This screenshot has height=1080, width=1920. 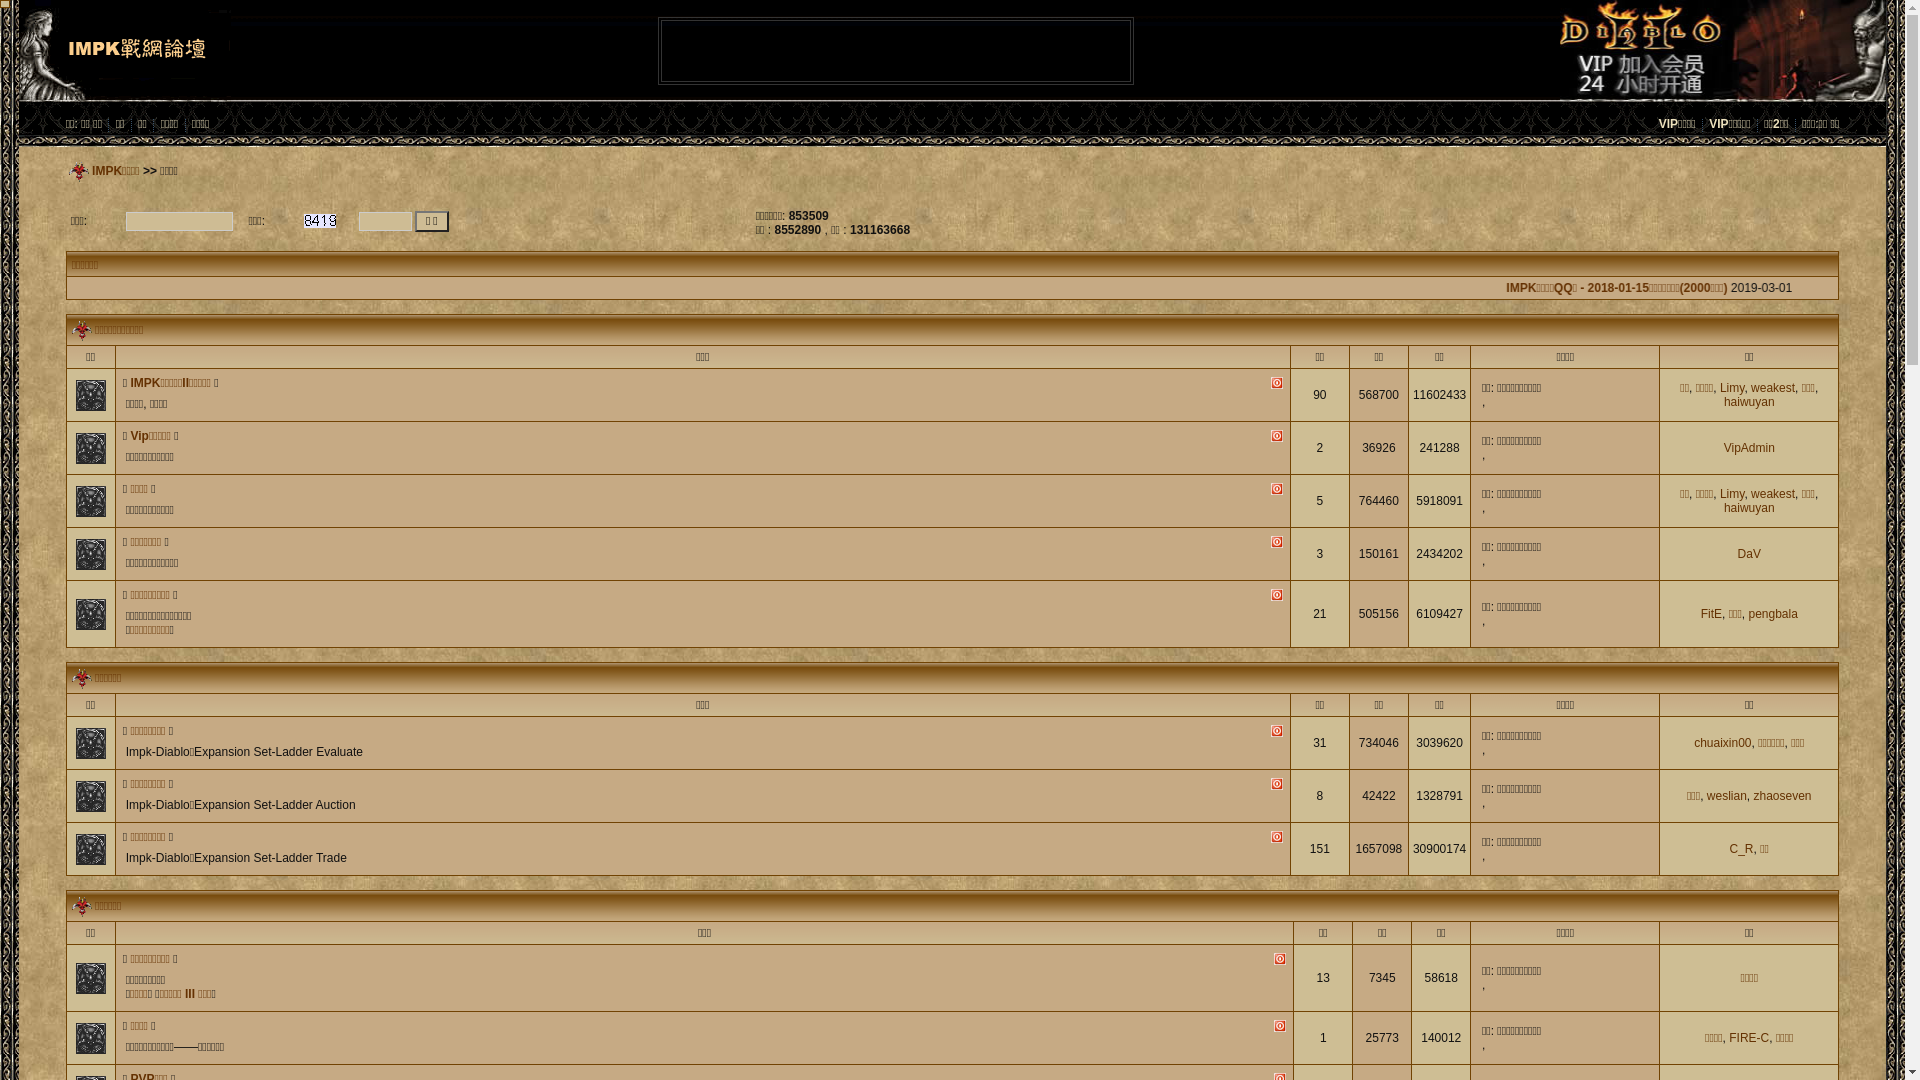 What do you see at coordinates (1741, 848) in the screenshot?
I see `'C_R'` at bounding box center [1741, 848].